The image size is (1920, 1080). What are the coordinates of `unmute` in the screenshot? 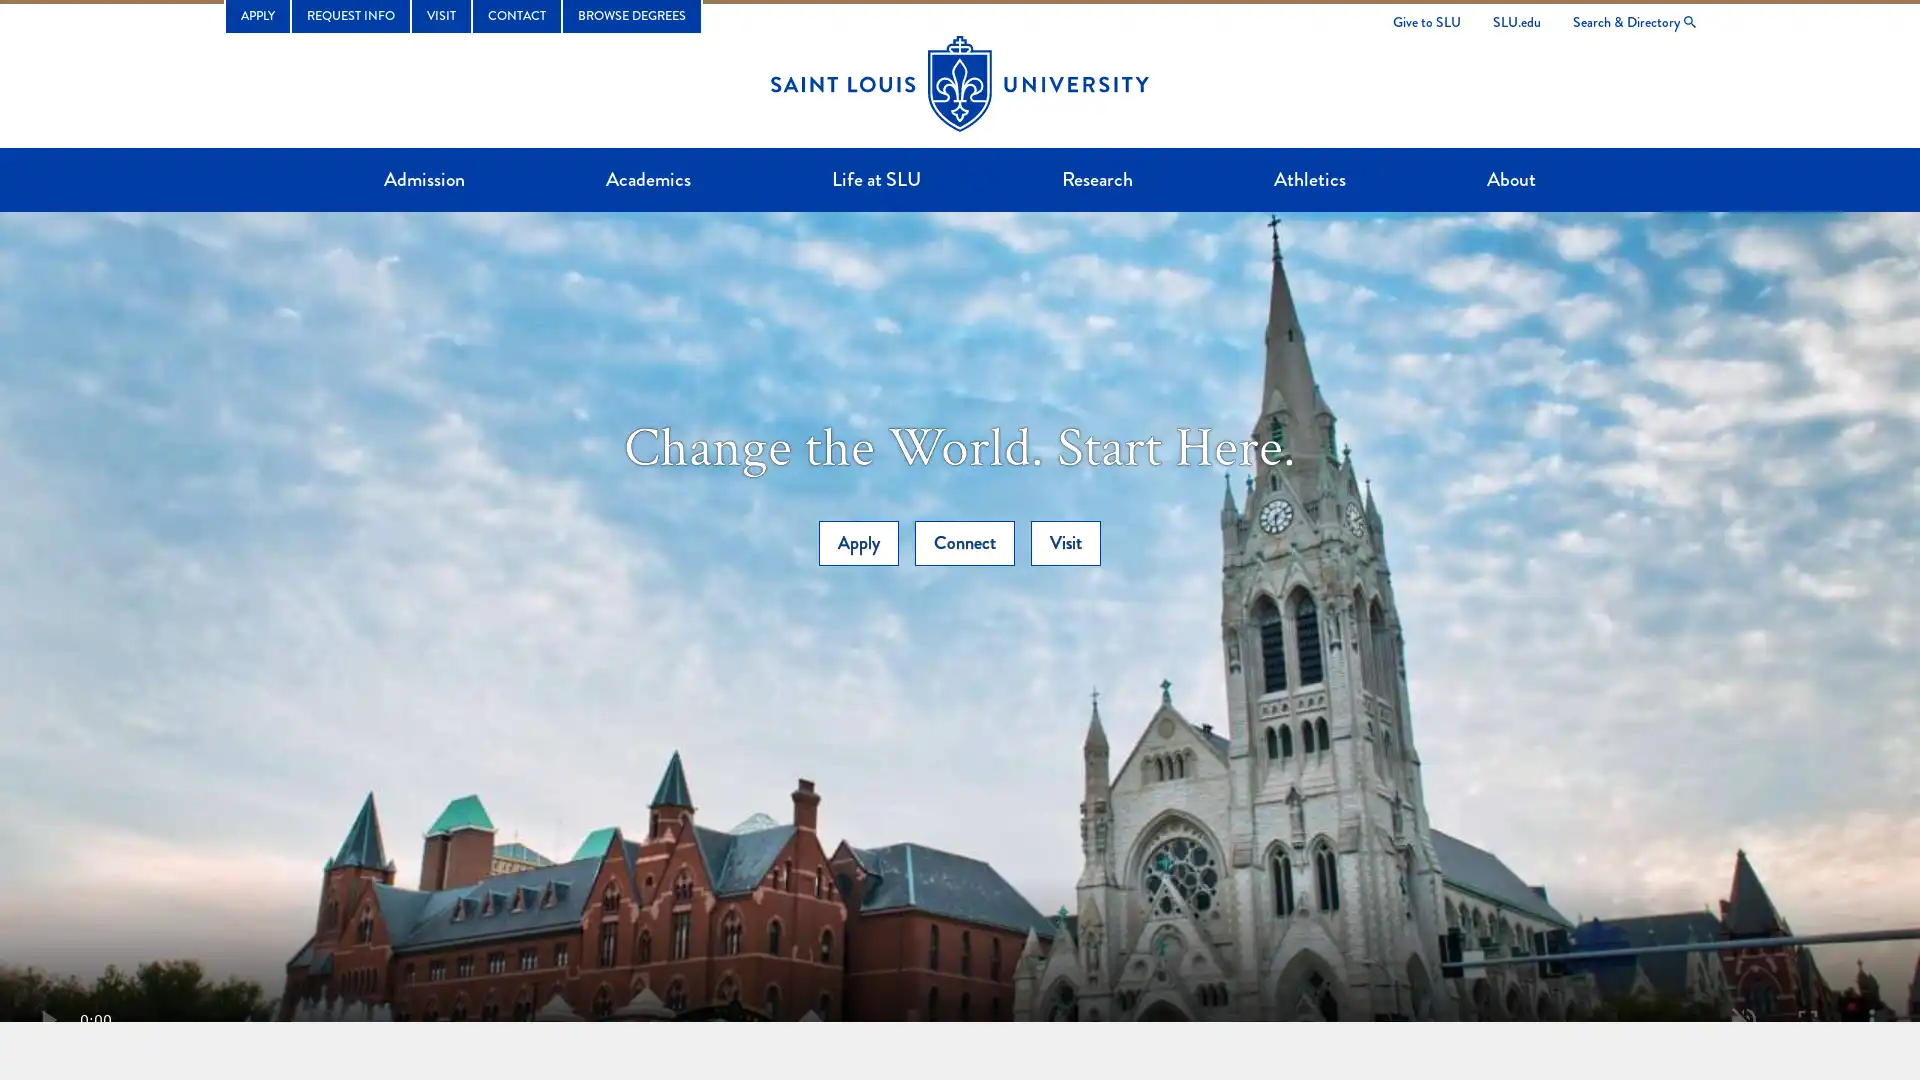 It's located at (1742, 1019).